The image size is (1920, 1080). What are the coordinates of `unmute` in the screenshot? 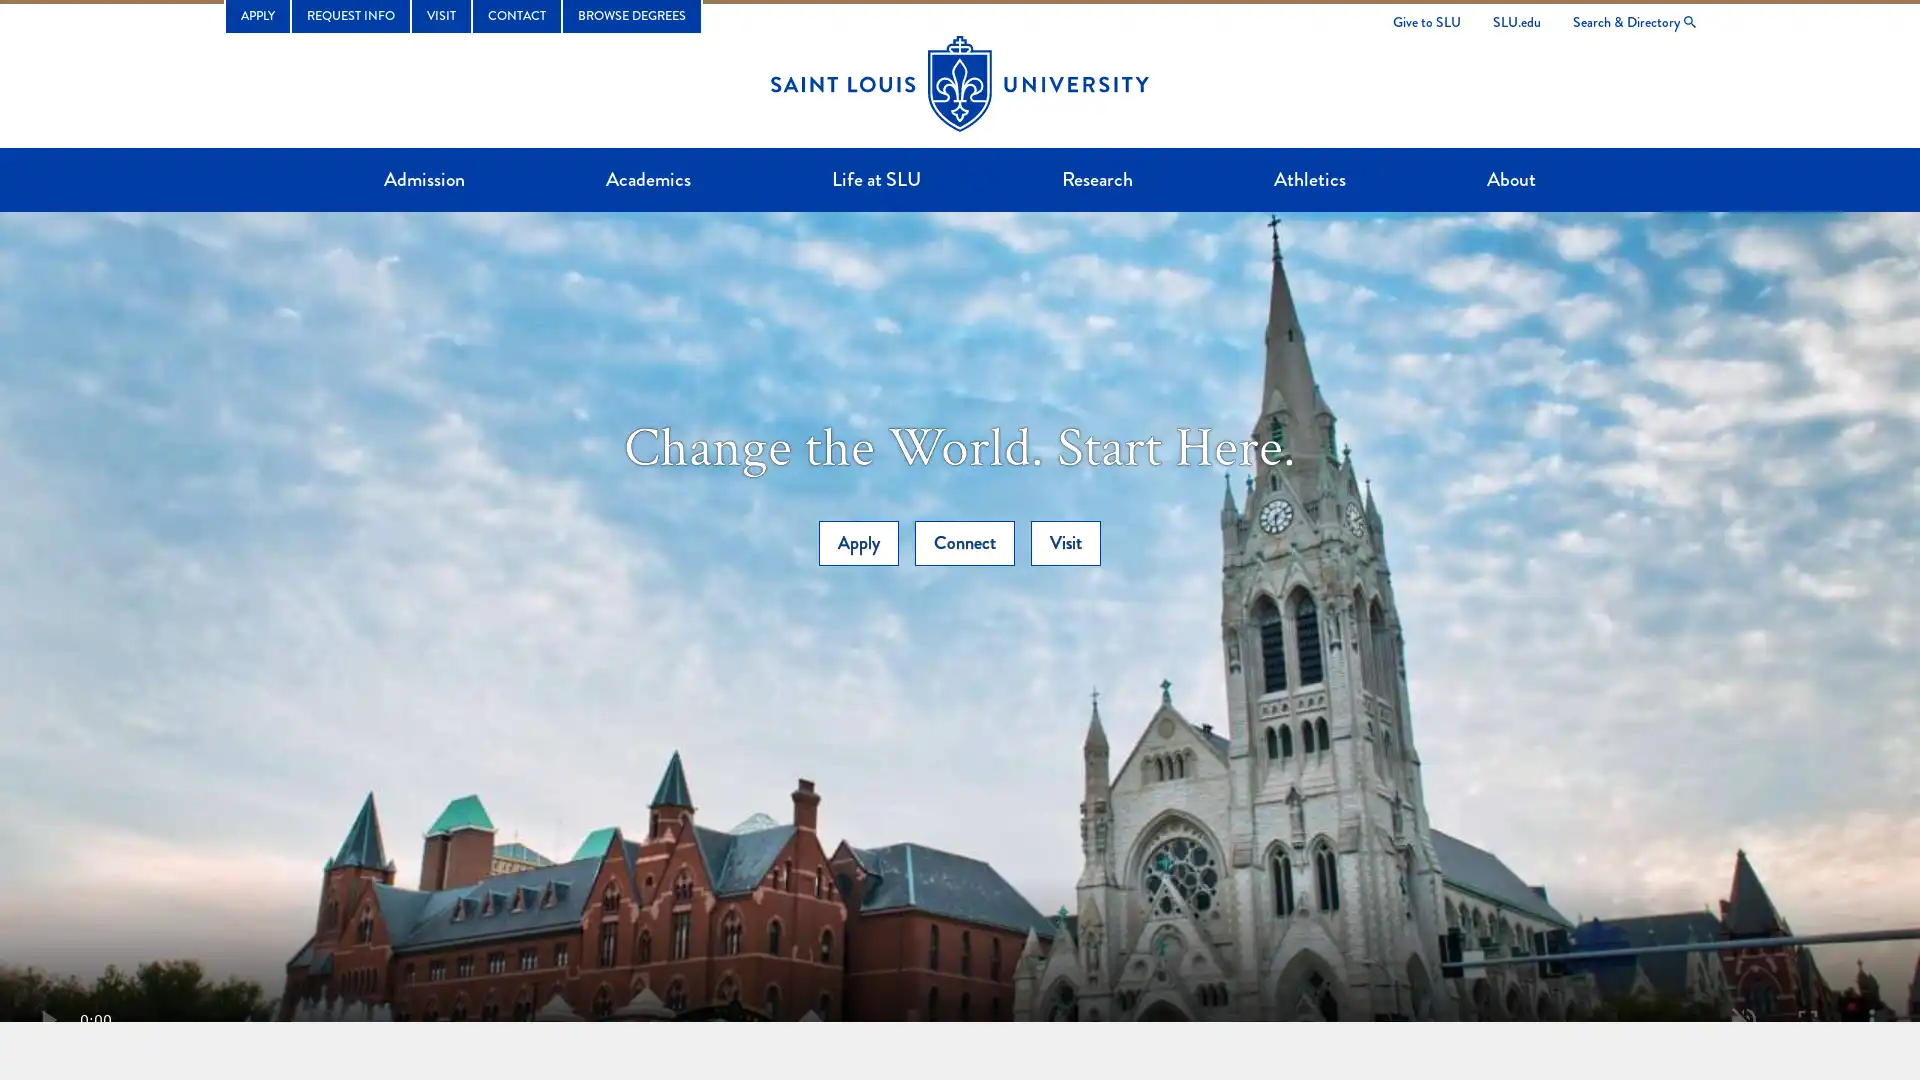 It's located at (1742, 1019).